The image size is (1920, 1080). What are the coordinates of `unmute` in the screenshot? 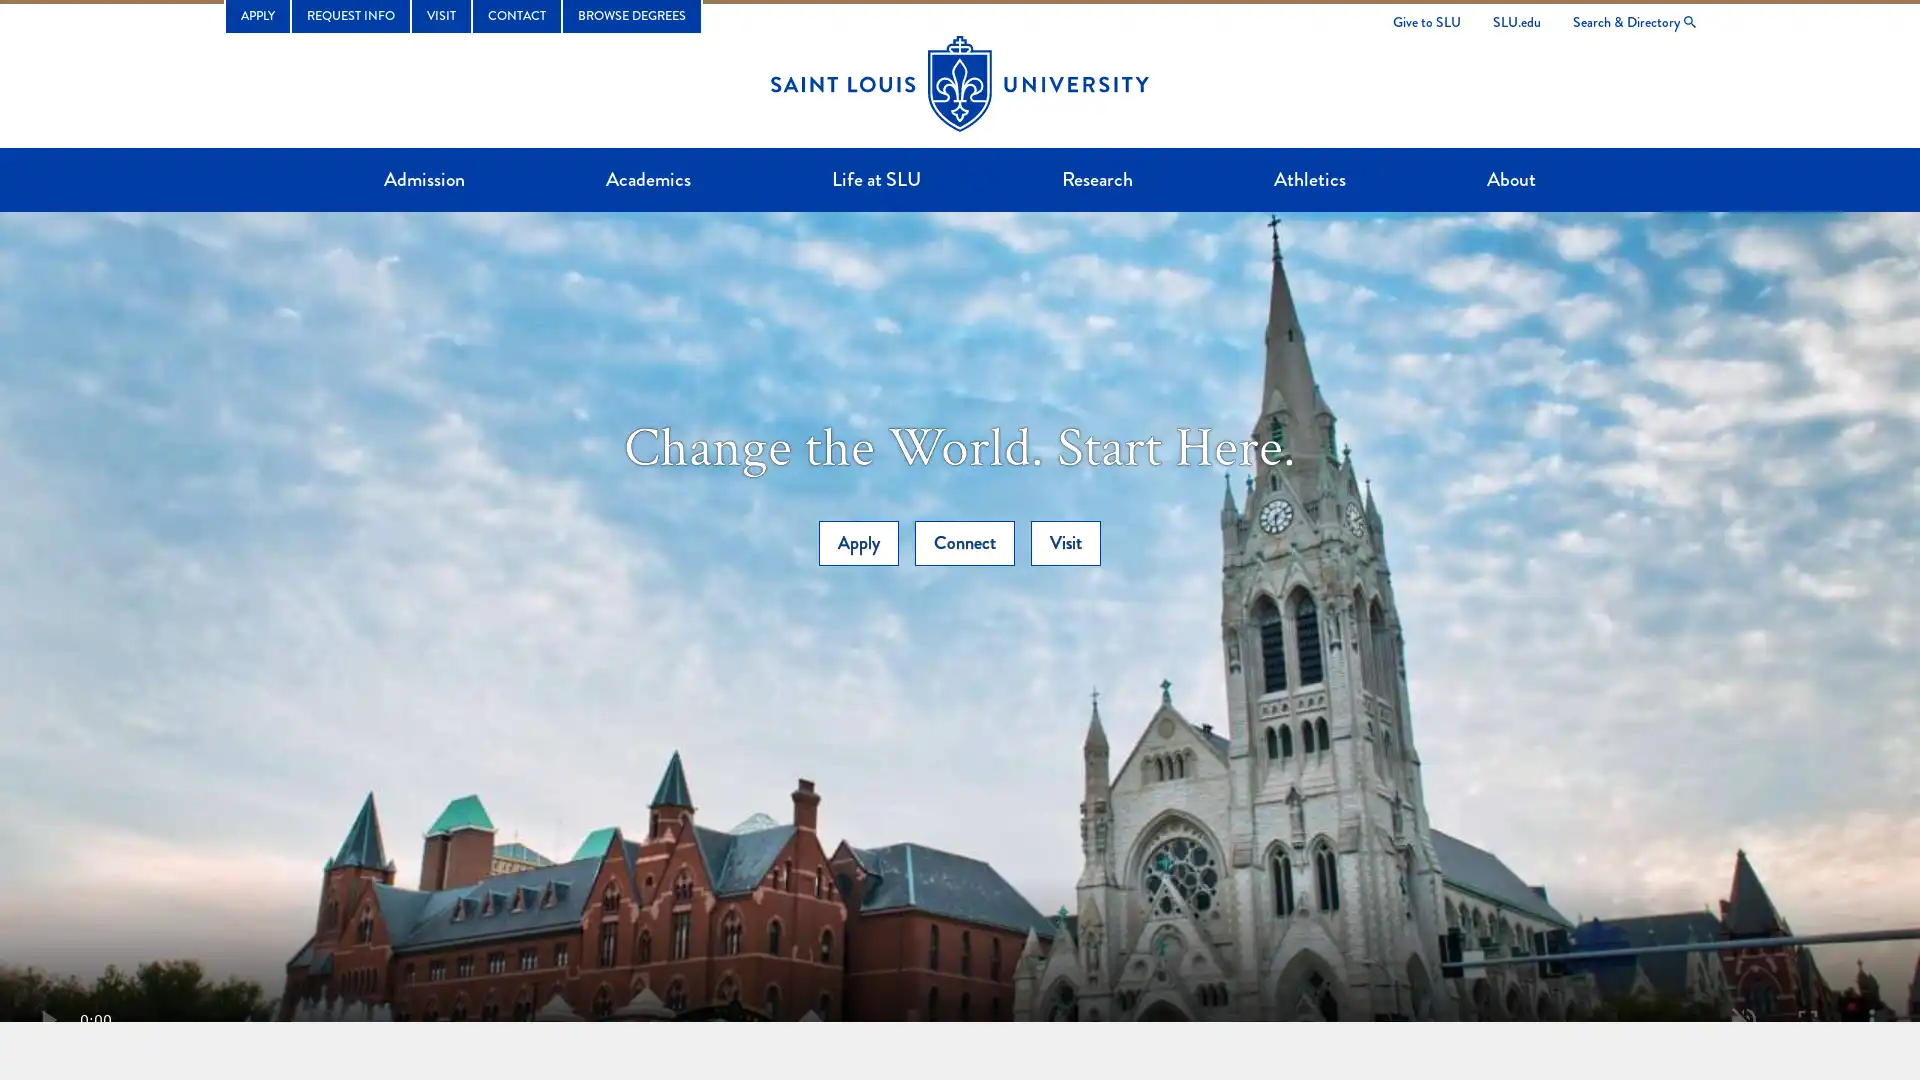 It's located at (1742, 1019).